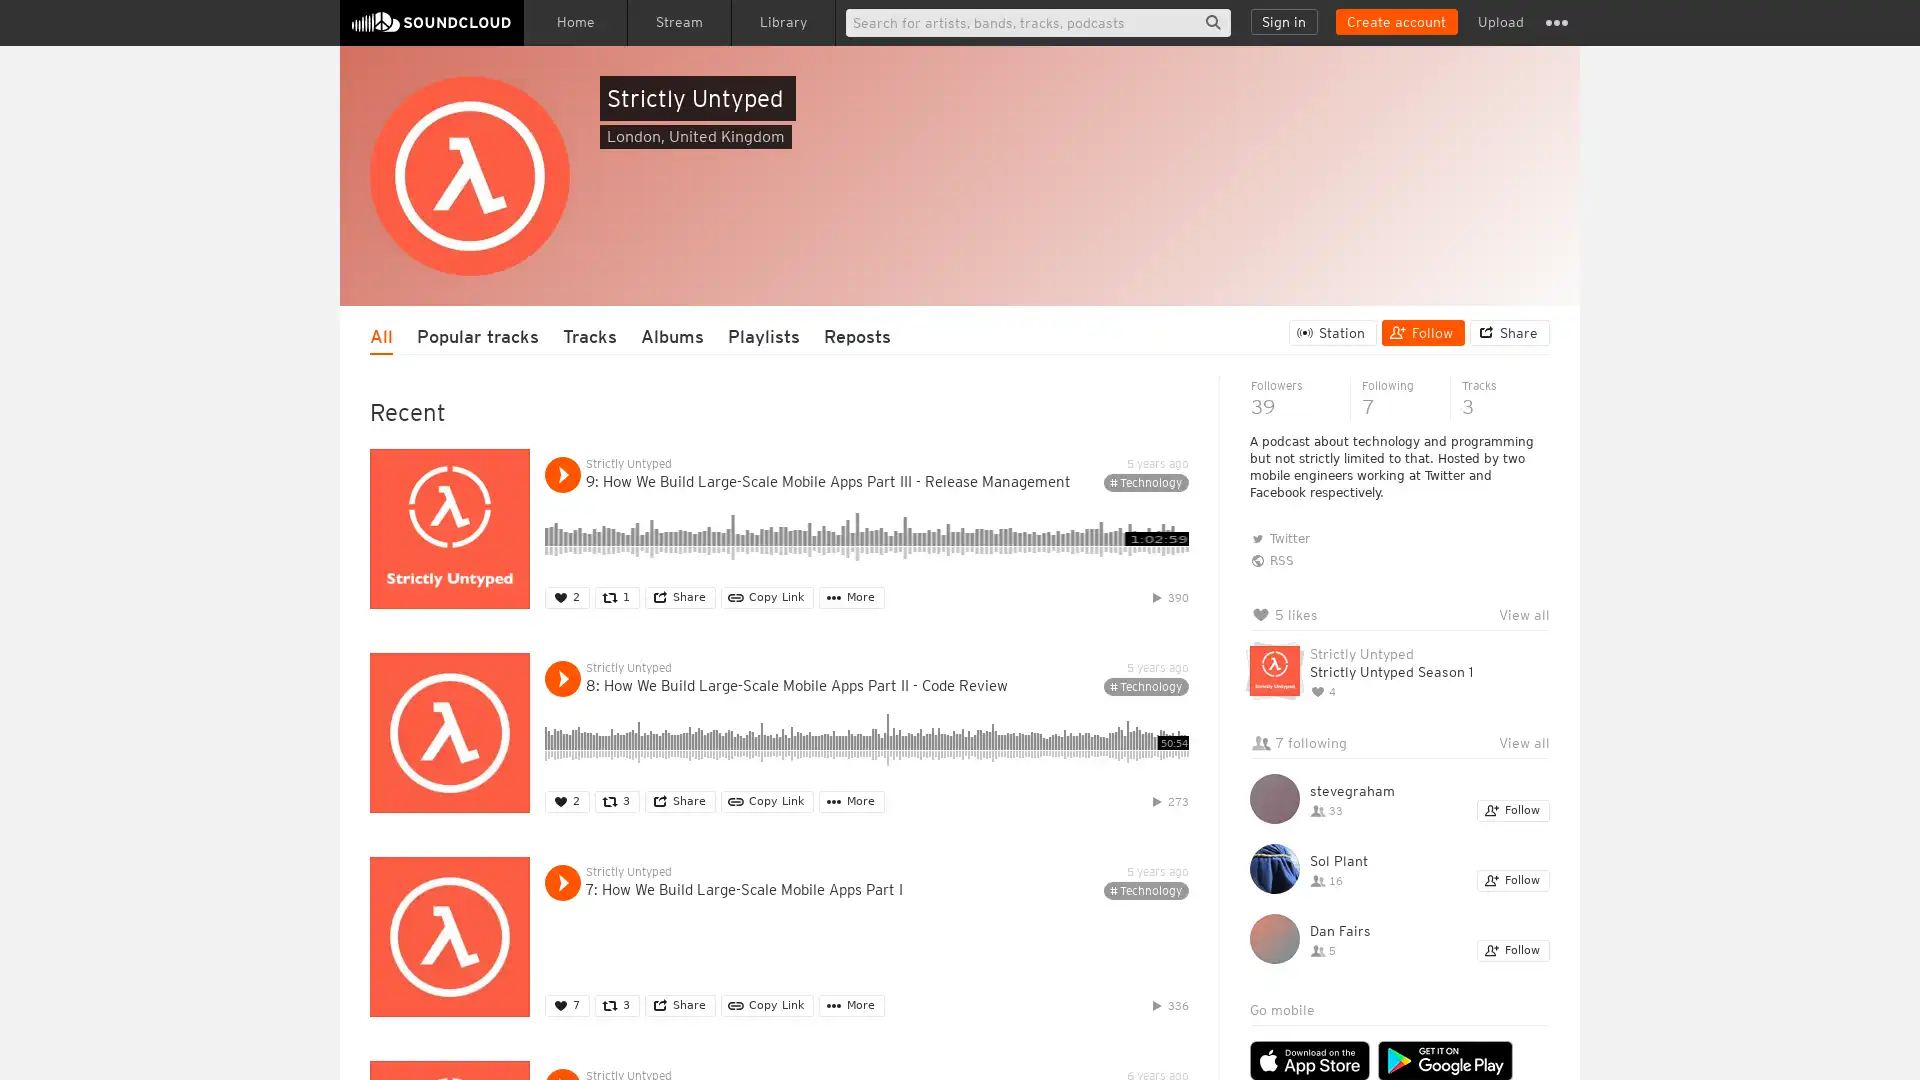 This screenshot has height=1080, width=1920. I want to click on Follow, so click(1513, 810).